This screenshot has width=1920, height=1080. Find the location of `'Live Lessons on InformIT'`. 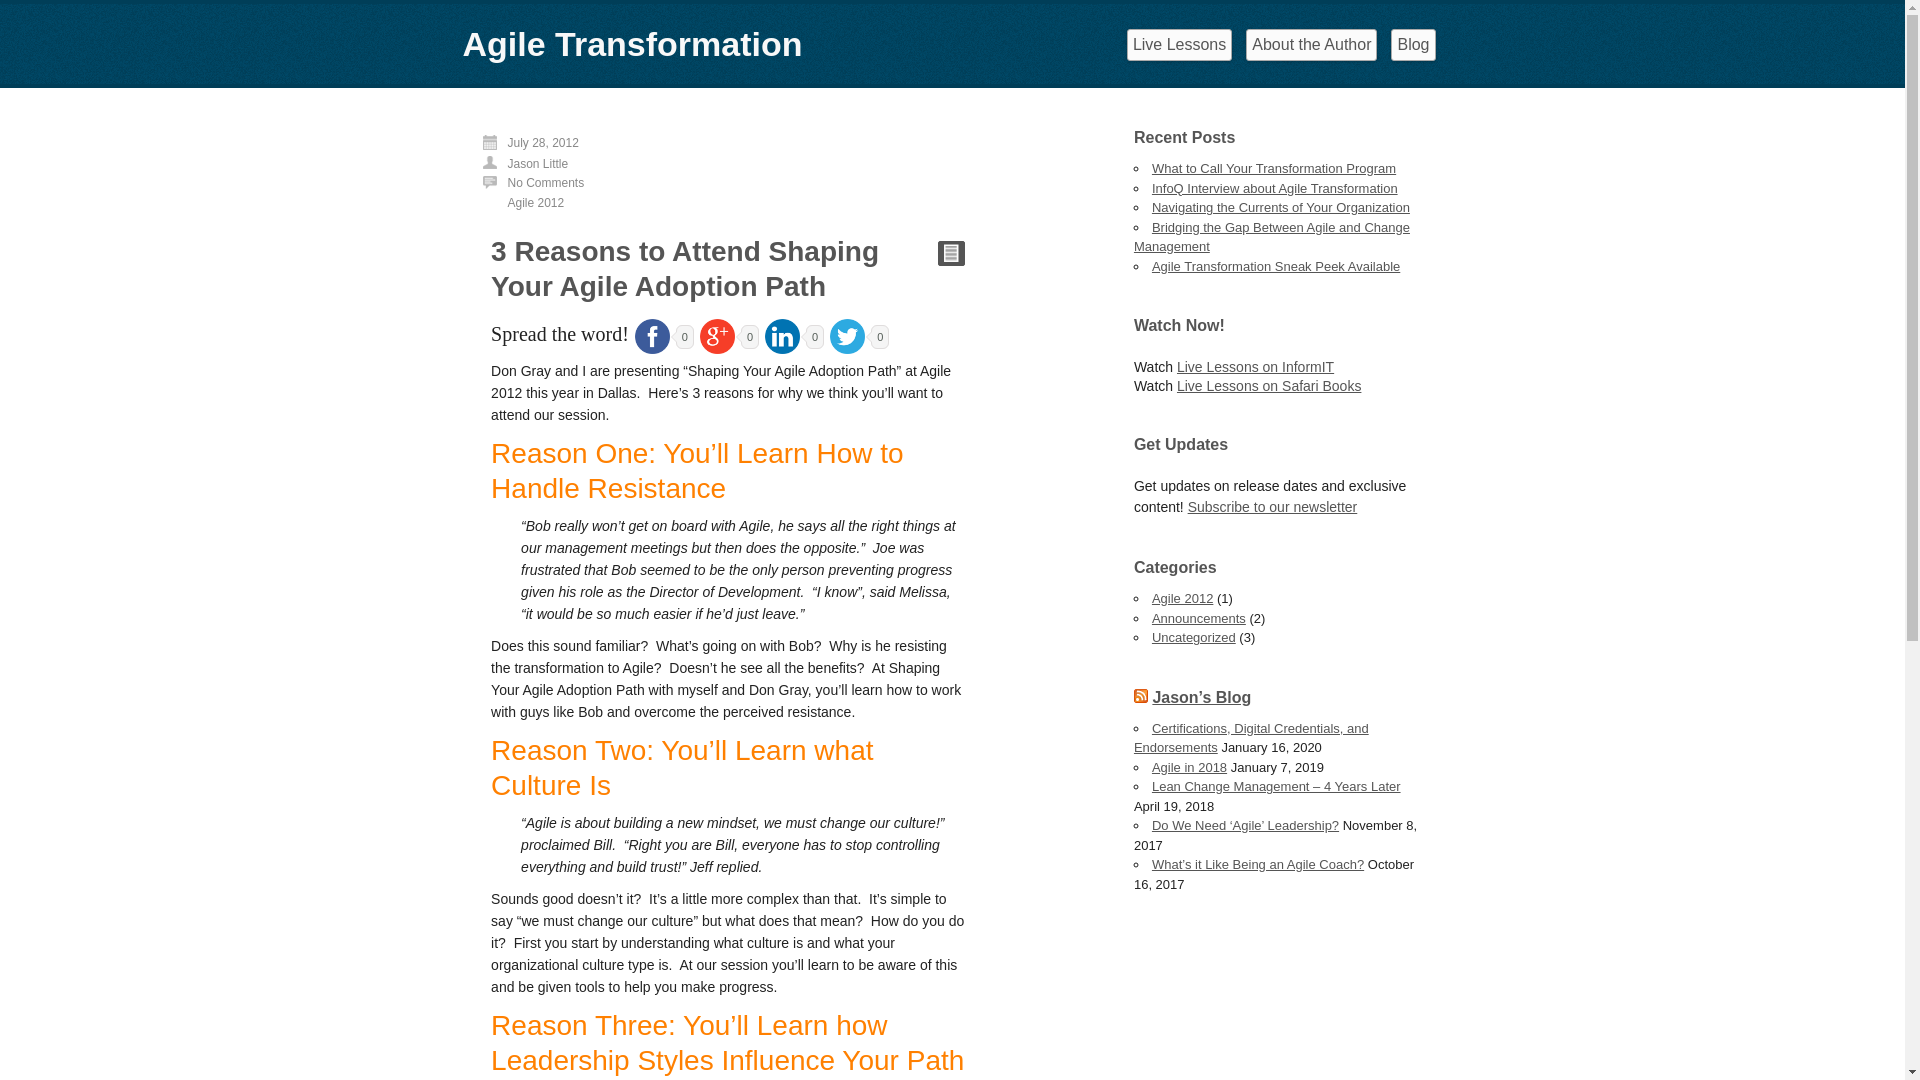

'Live Lessons on InformIT' is located at coordinates (1254, 366).